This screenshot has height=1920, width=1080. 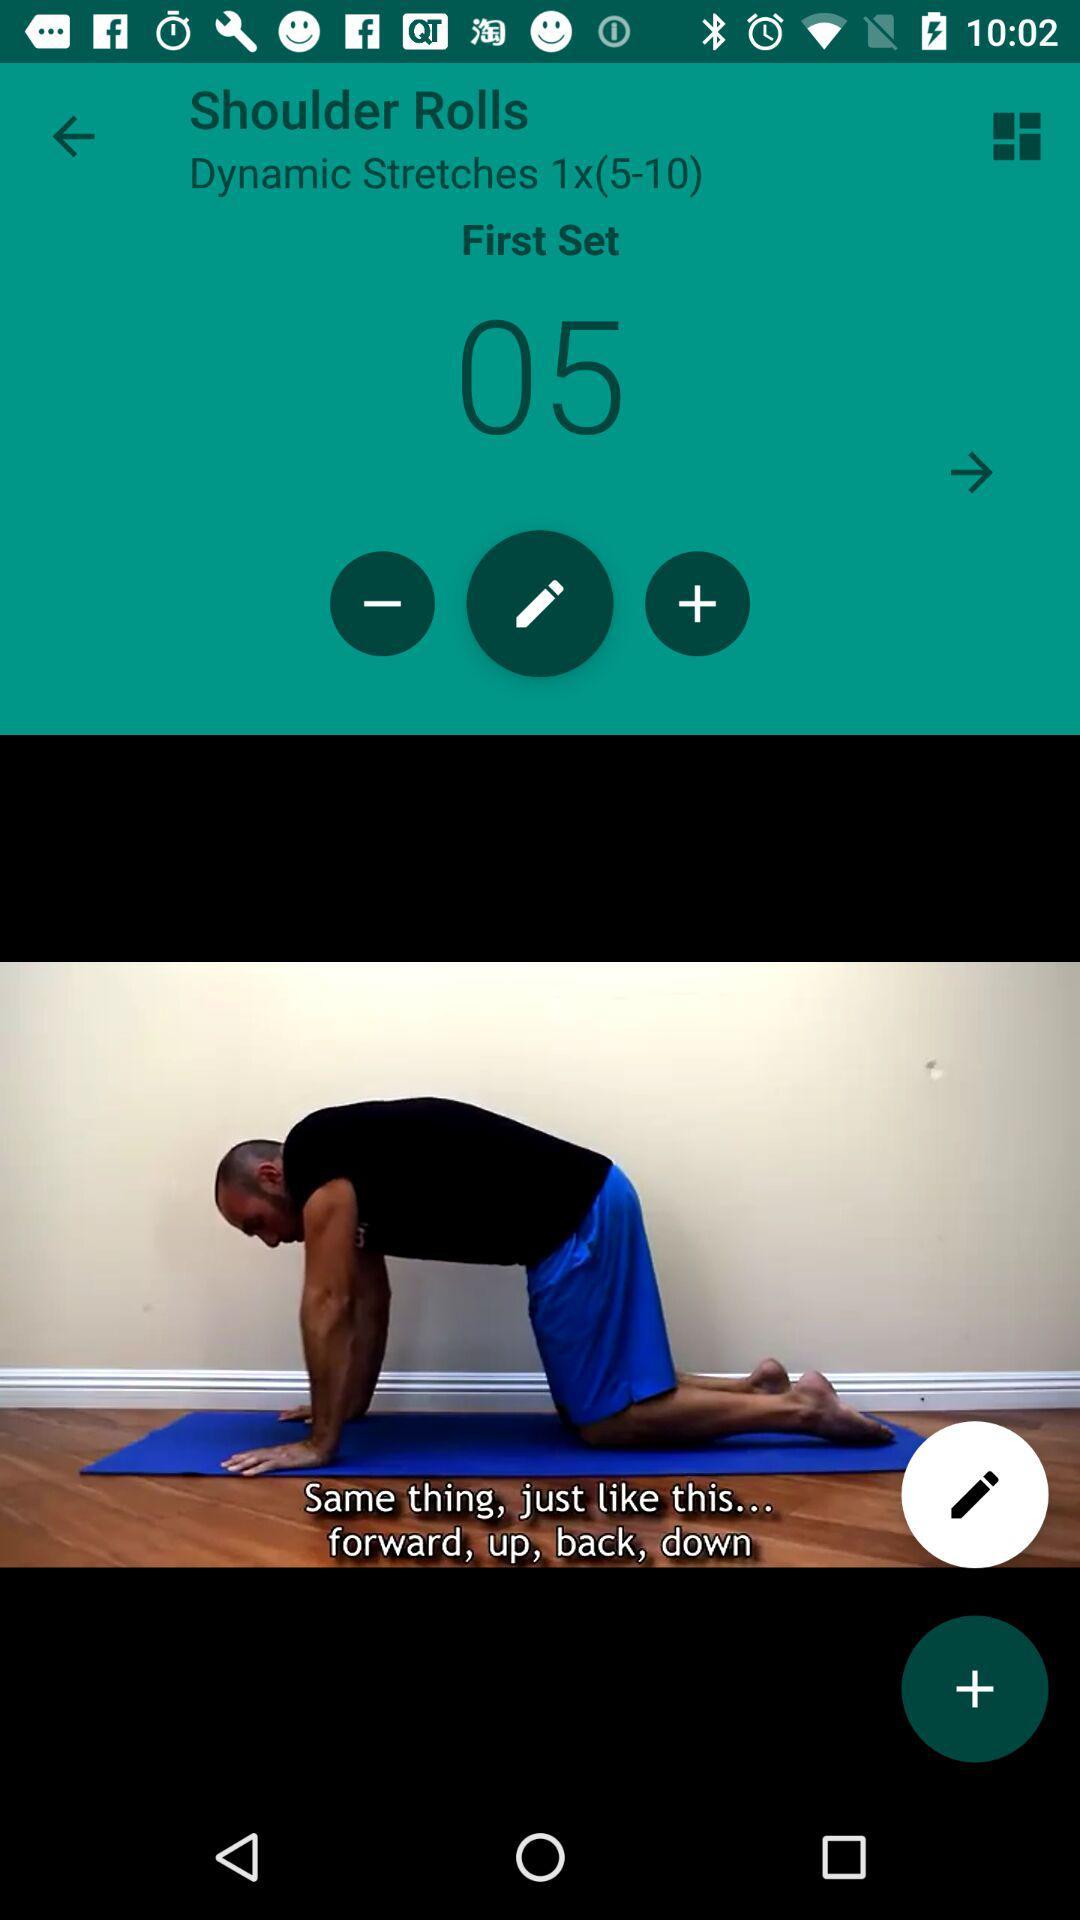 What do you see at coordinates (974, 1688) in the screenshot?
I see `more` at bounding box center [974, 1688].